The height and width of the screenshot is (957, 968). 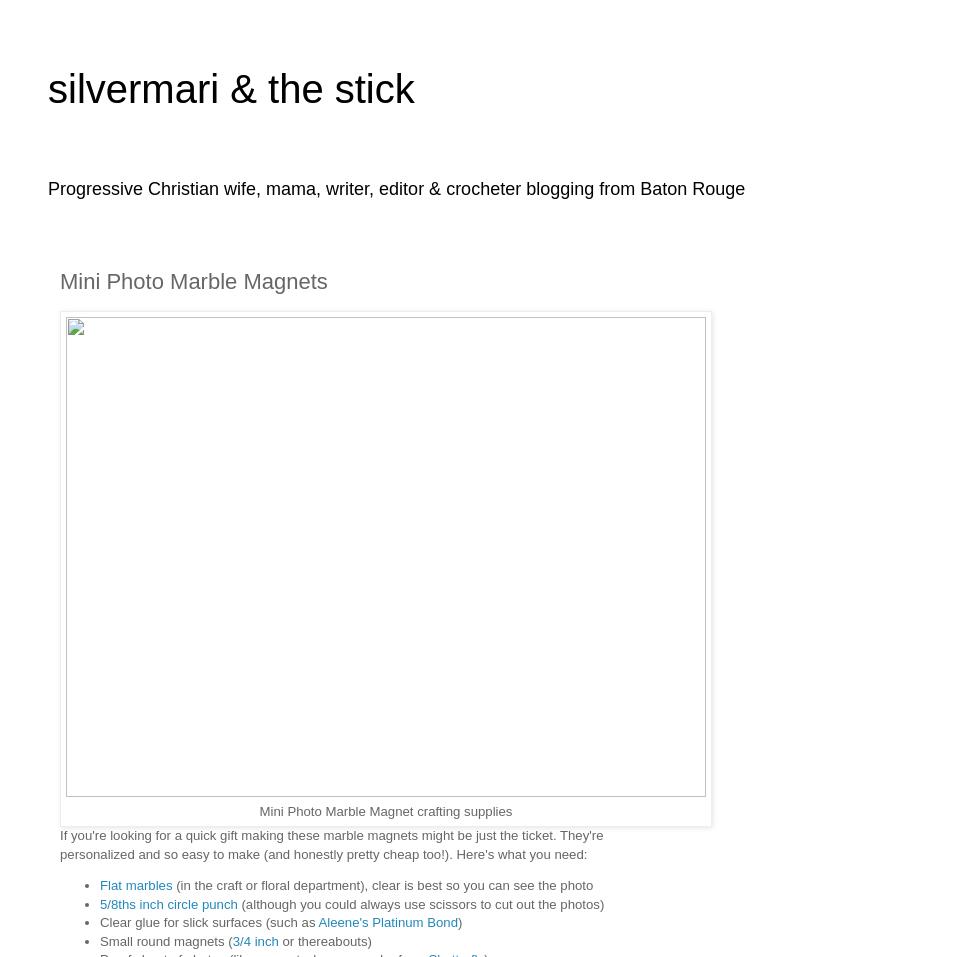 I want to click on '(although you could always use scissors to cut out the photos)', so click(x=235, y=903).